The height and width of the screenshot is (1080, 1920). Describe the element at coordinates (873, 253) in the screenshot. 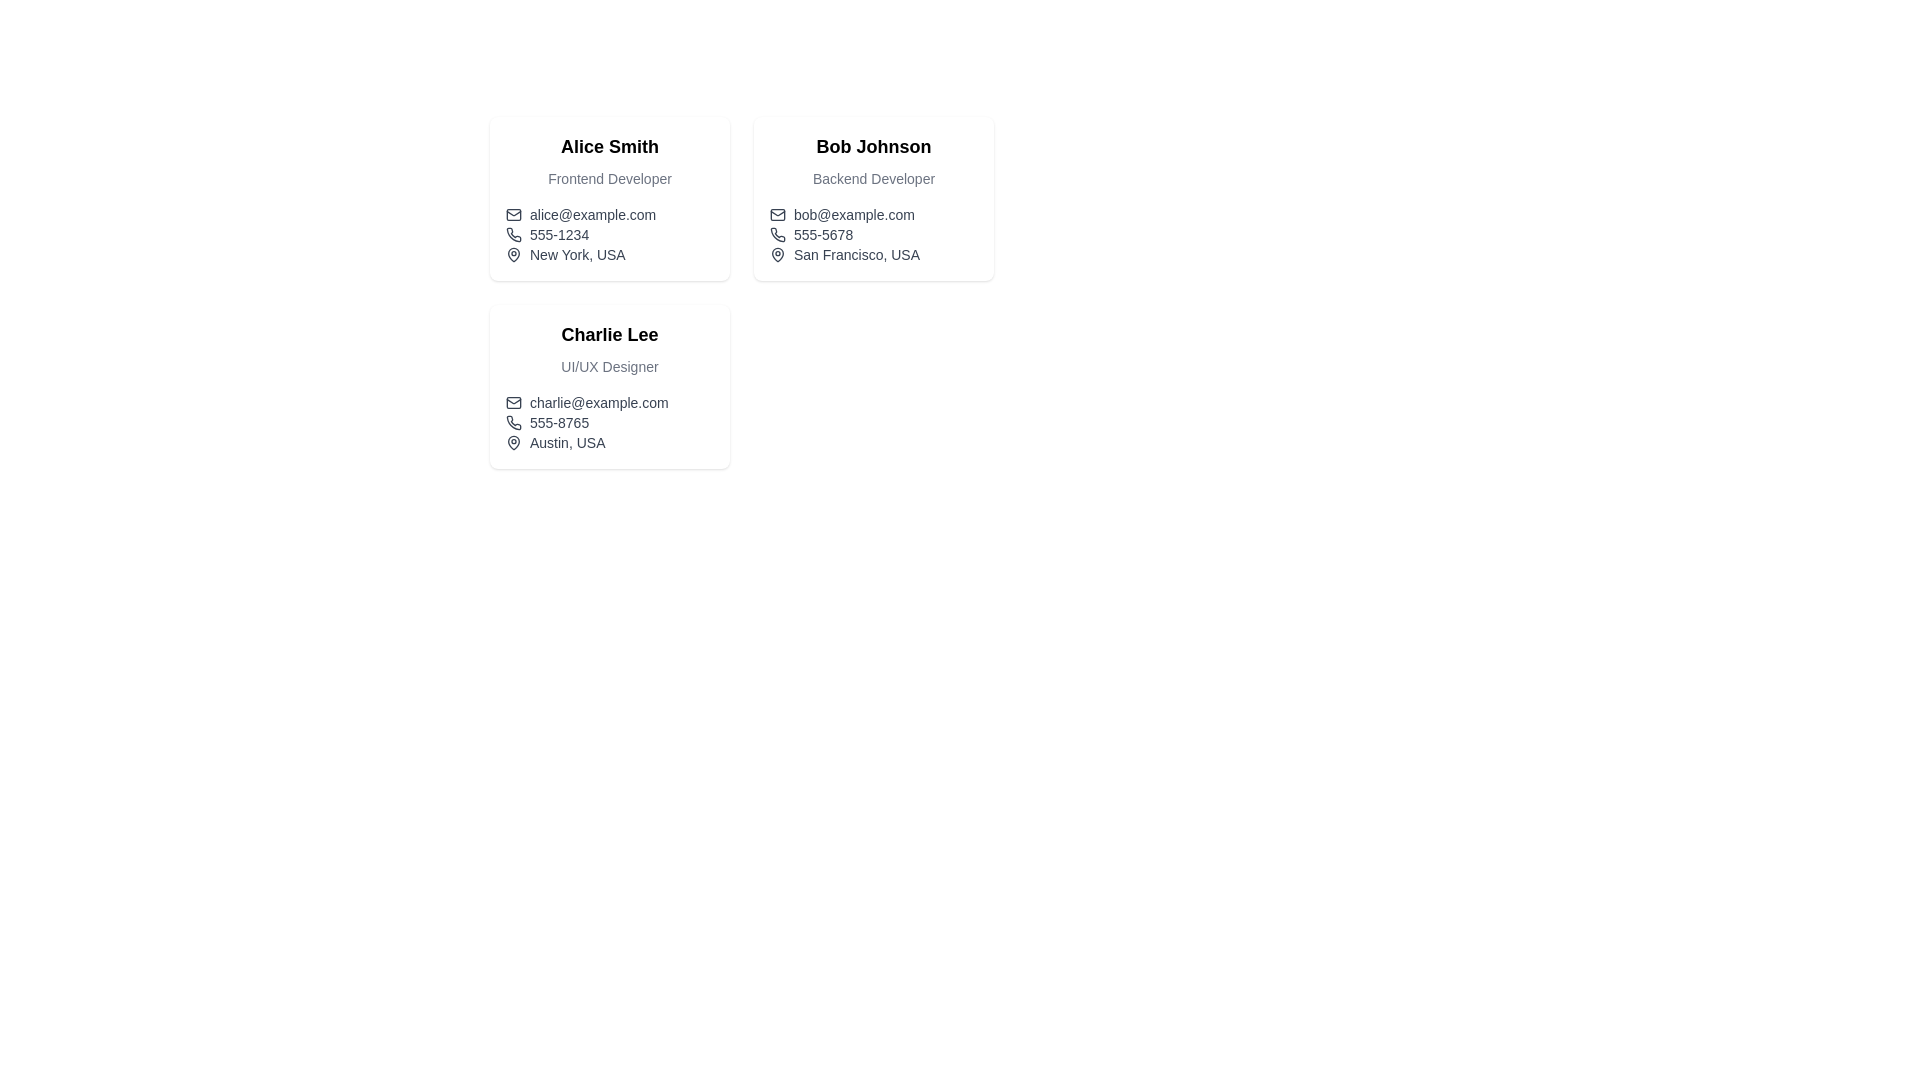

I see `text 'San Francisco, USA' which is the bottom-most item within the card labeled 'Bob Johnson', positioned directly beneath the phone number and icon` at that location.